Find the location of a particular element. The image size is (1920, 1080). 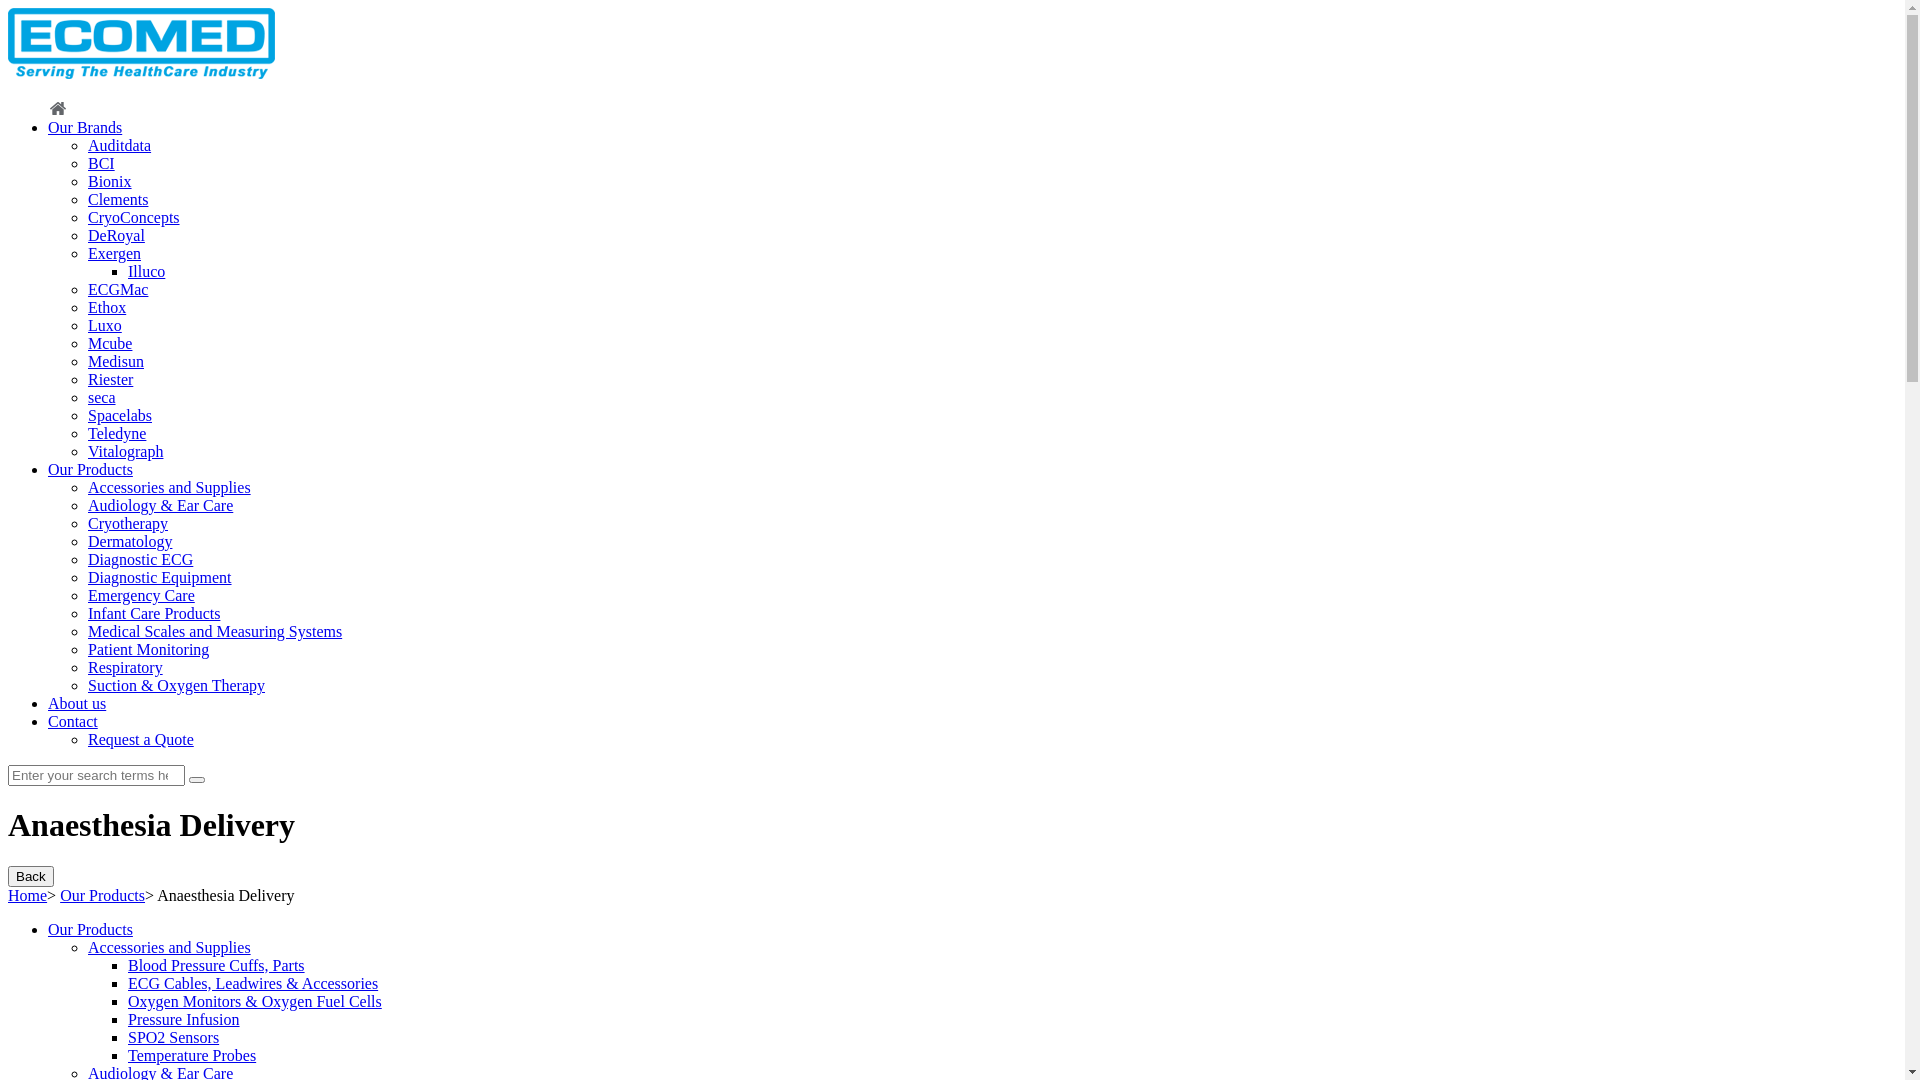

'Home' is located at coordinates (57, 108).